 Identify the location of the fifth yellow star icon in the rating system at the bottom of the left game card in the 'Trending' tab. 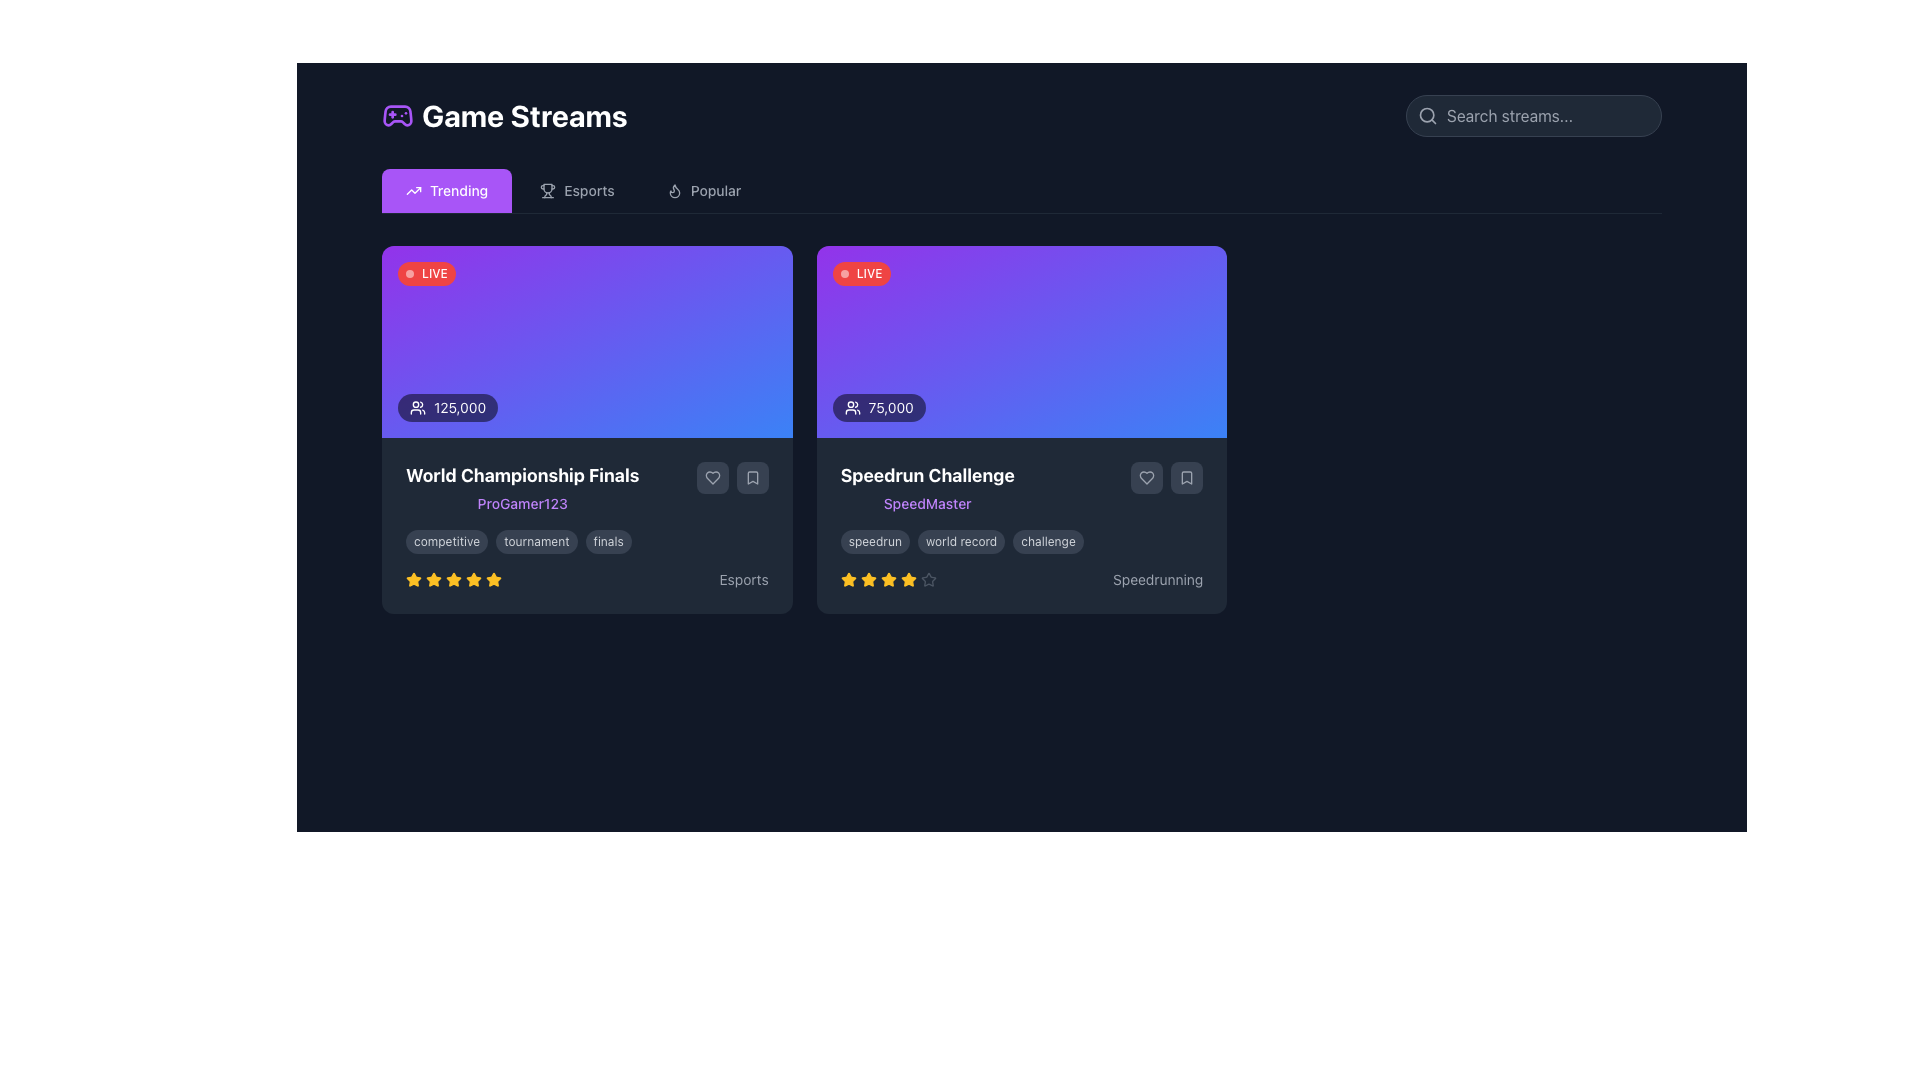
(494, 579).